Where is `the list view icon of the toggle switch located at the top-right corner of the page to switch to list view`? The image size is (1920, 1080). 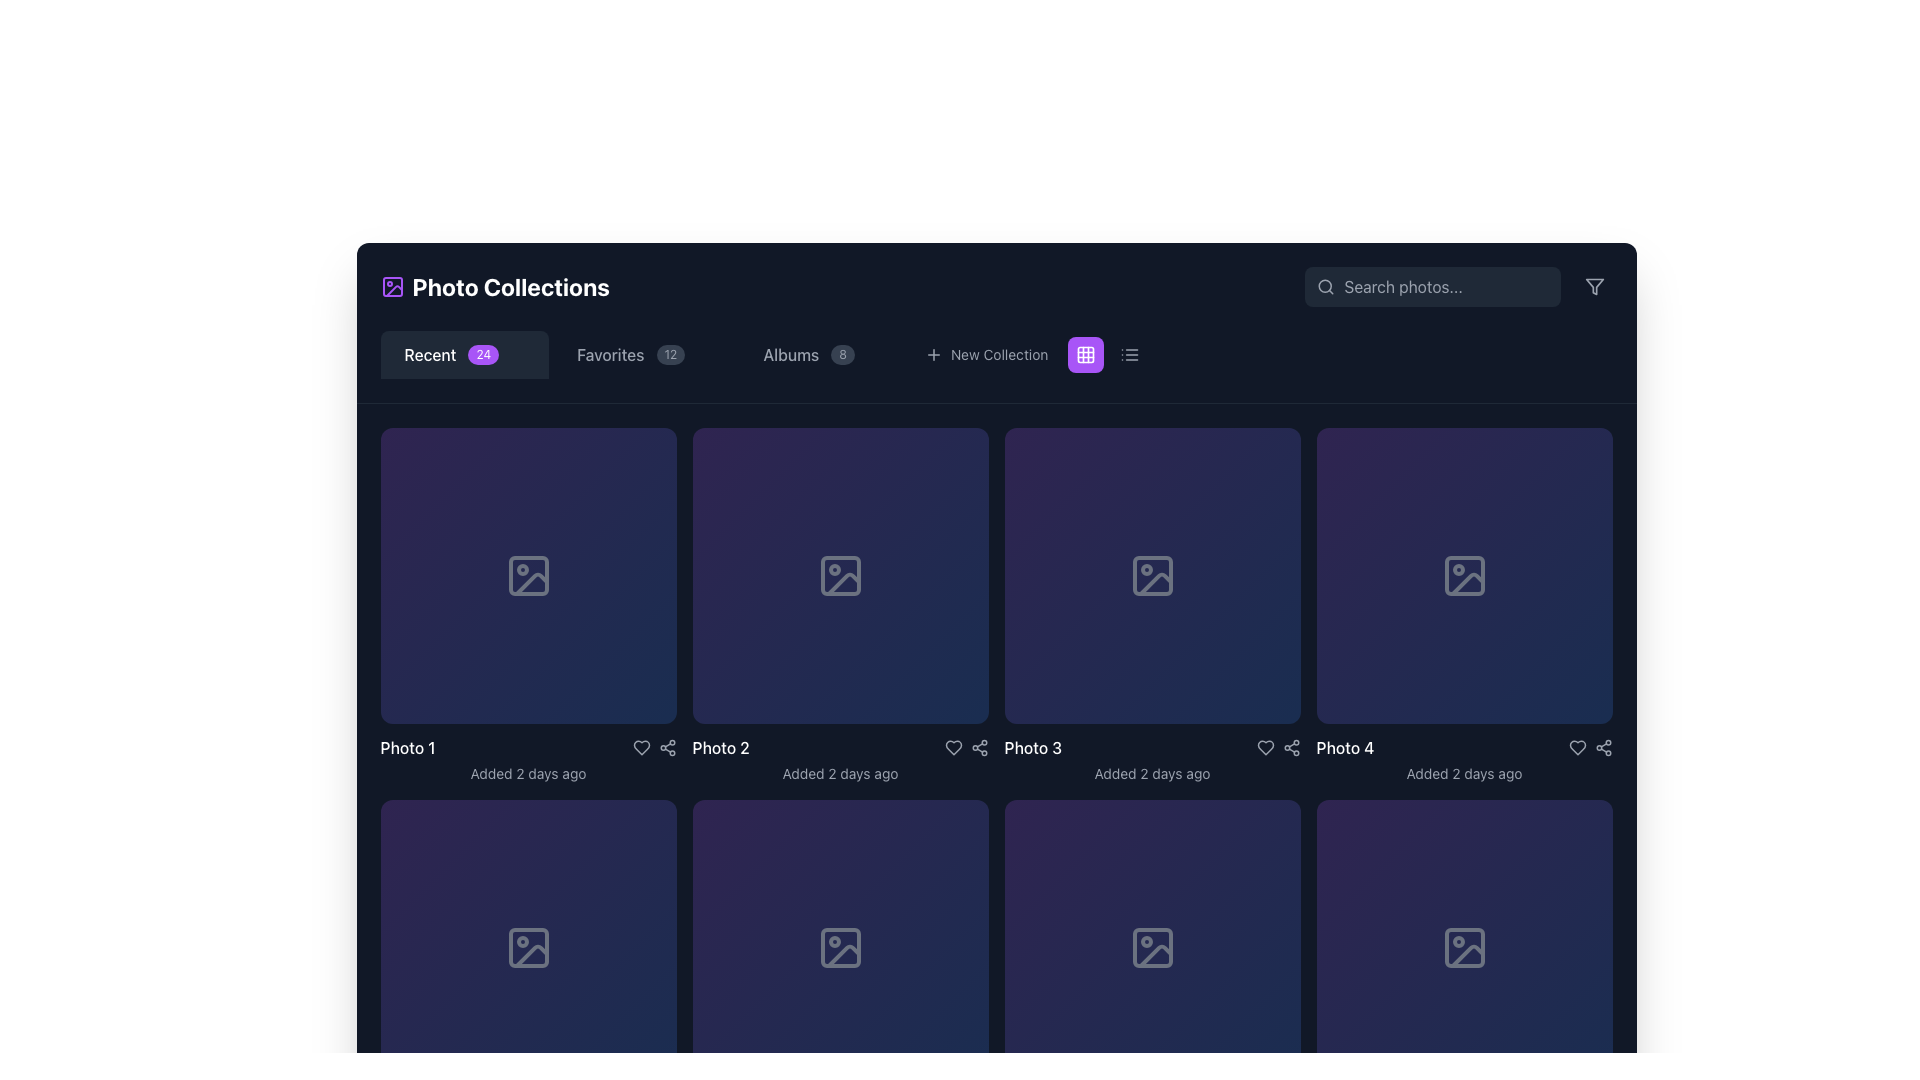
the list view icon of the toggle switch located at the top-right corner of the page to switch to list view is located at coordinates (1107, 353).